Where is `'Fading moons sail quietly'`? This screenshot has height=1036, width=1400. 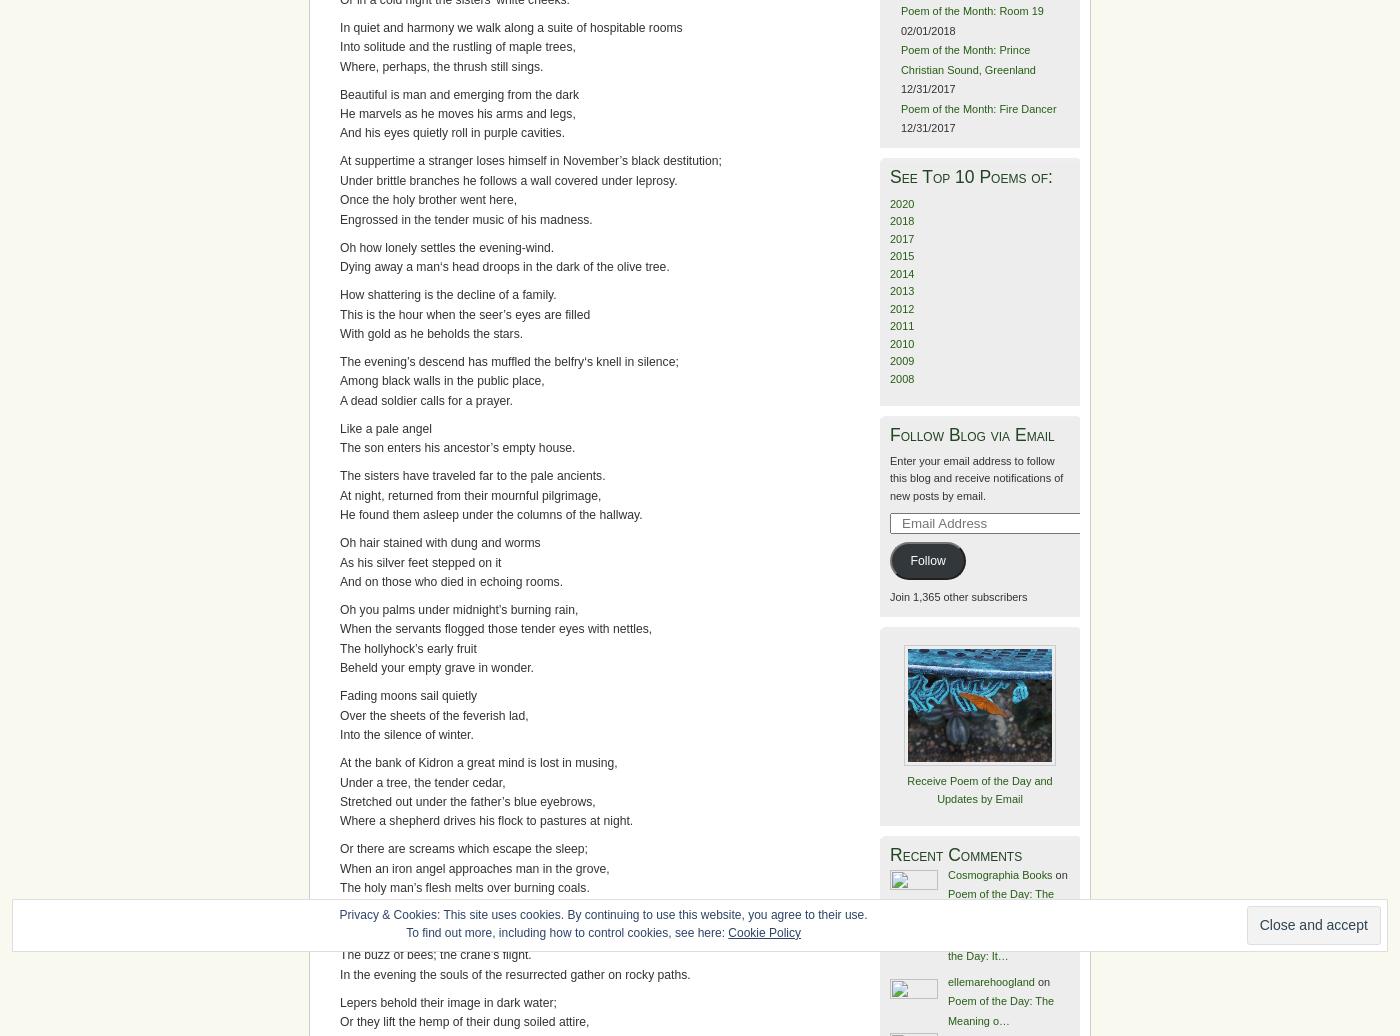 'Fading moons sail quietly' is located at coordinates (408, 695).